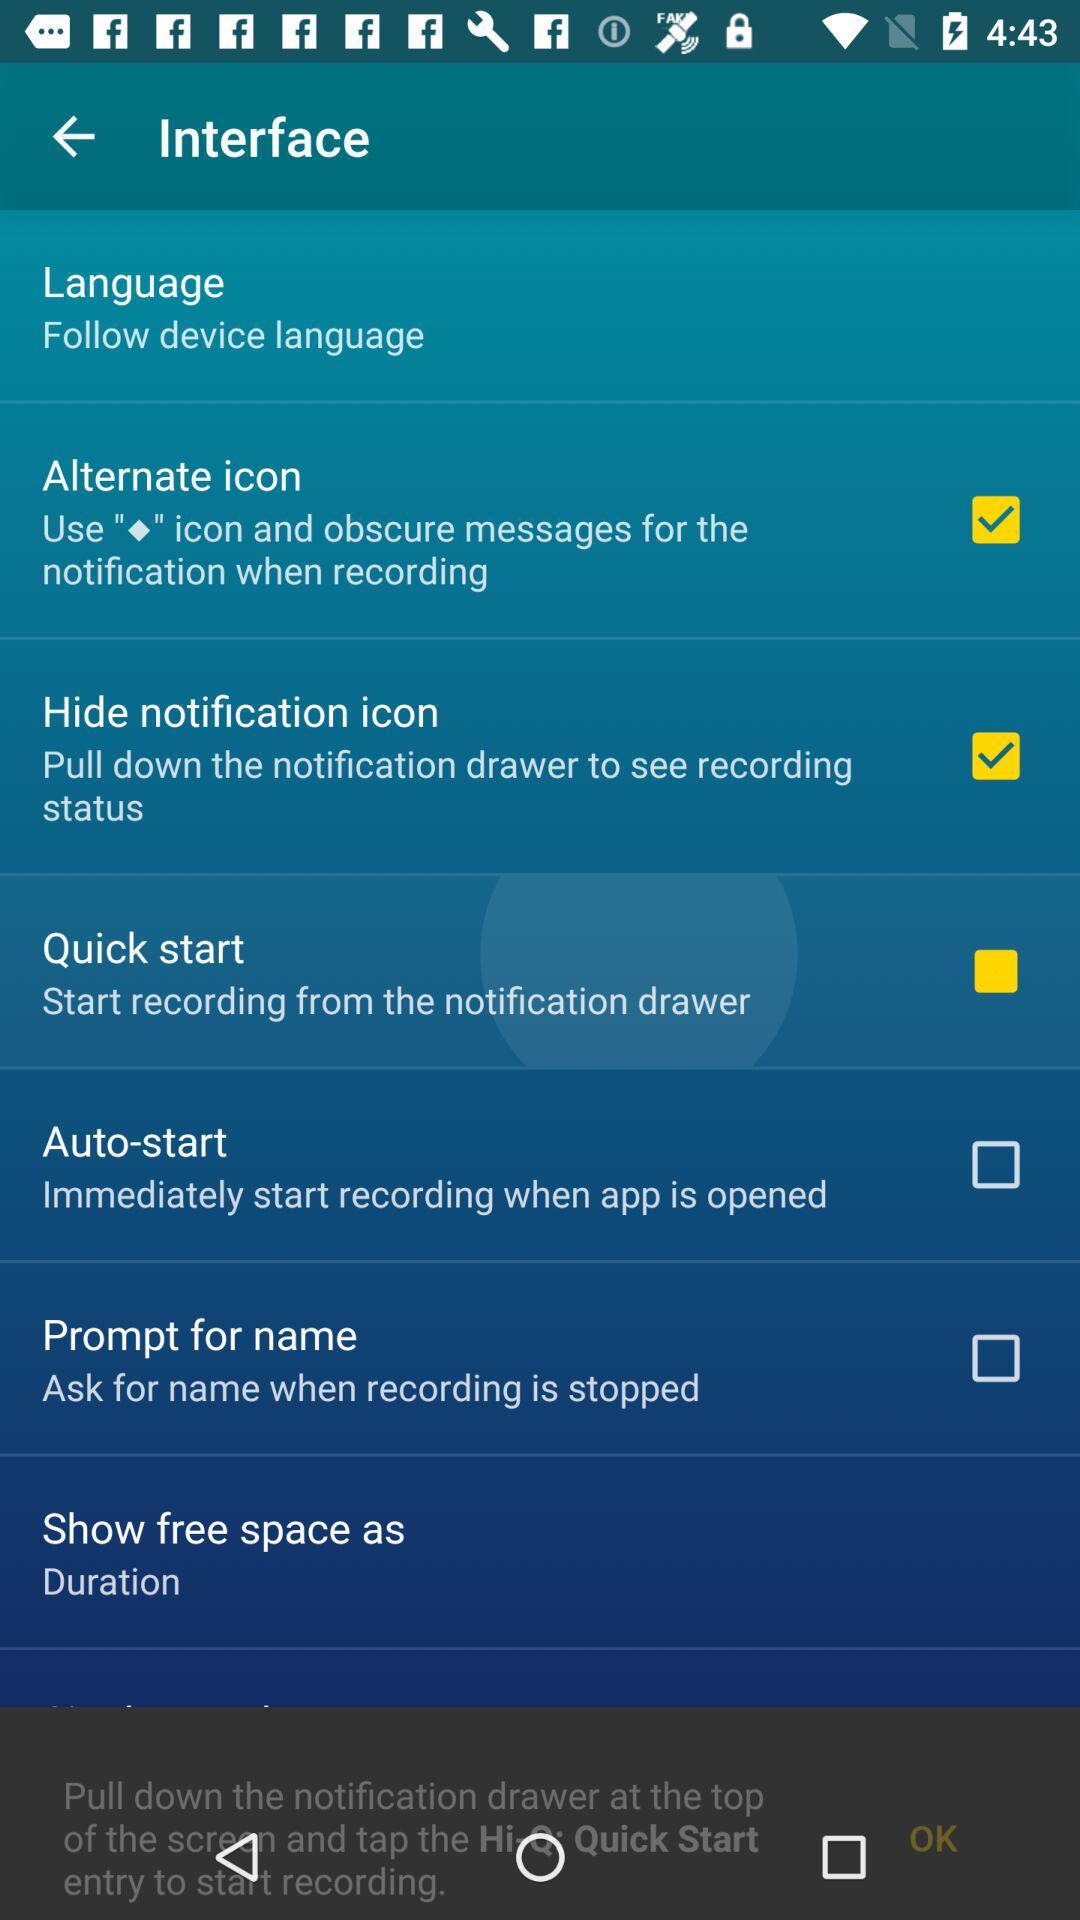  What do you see at coordinates (72, 135) in the screenshot?
I see `item above language` at bounding box center [72, 135].